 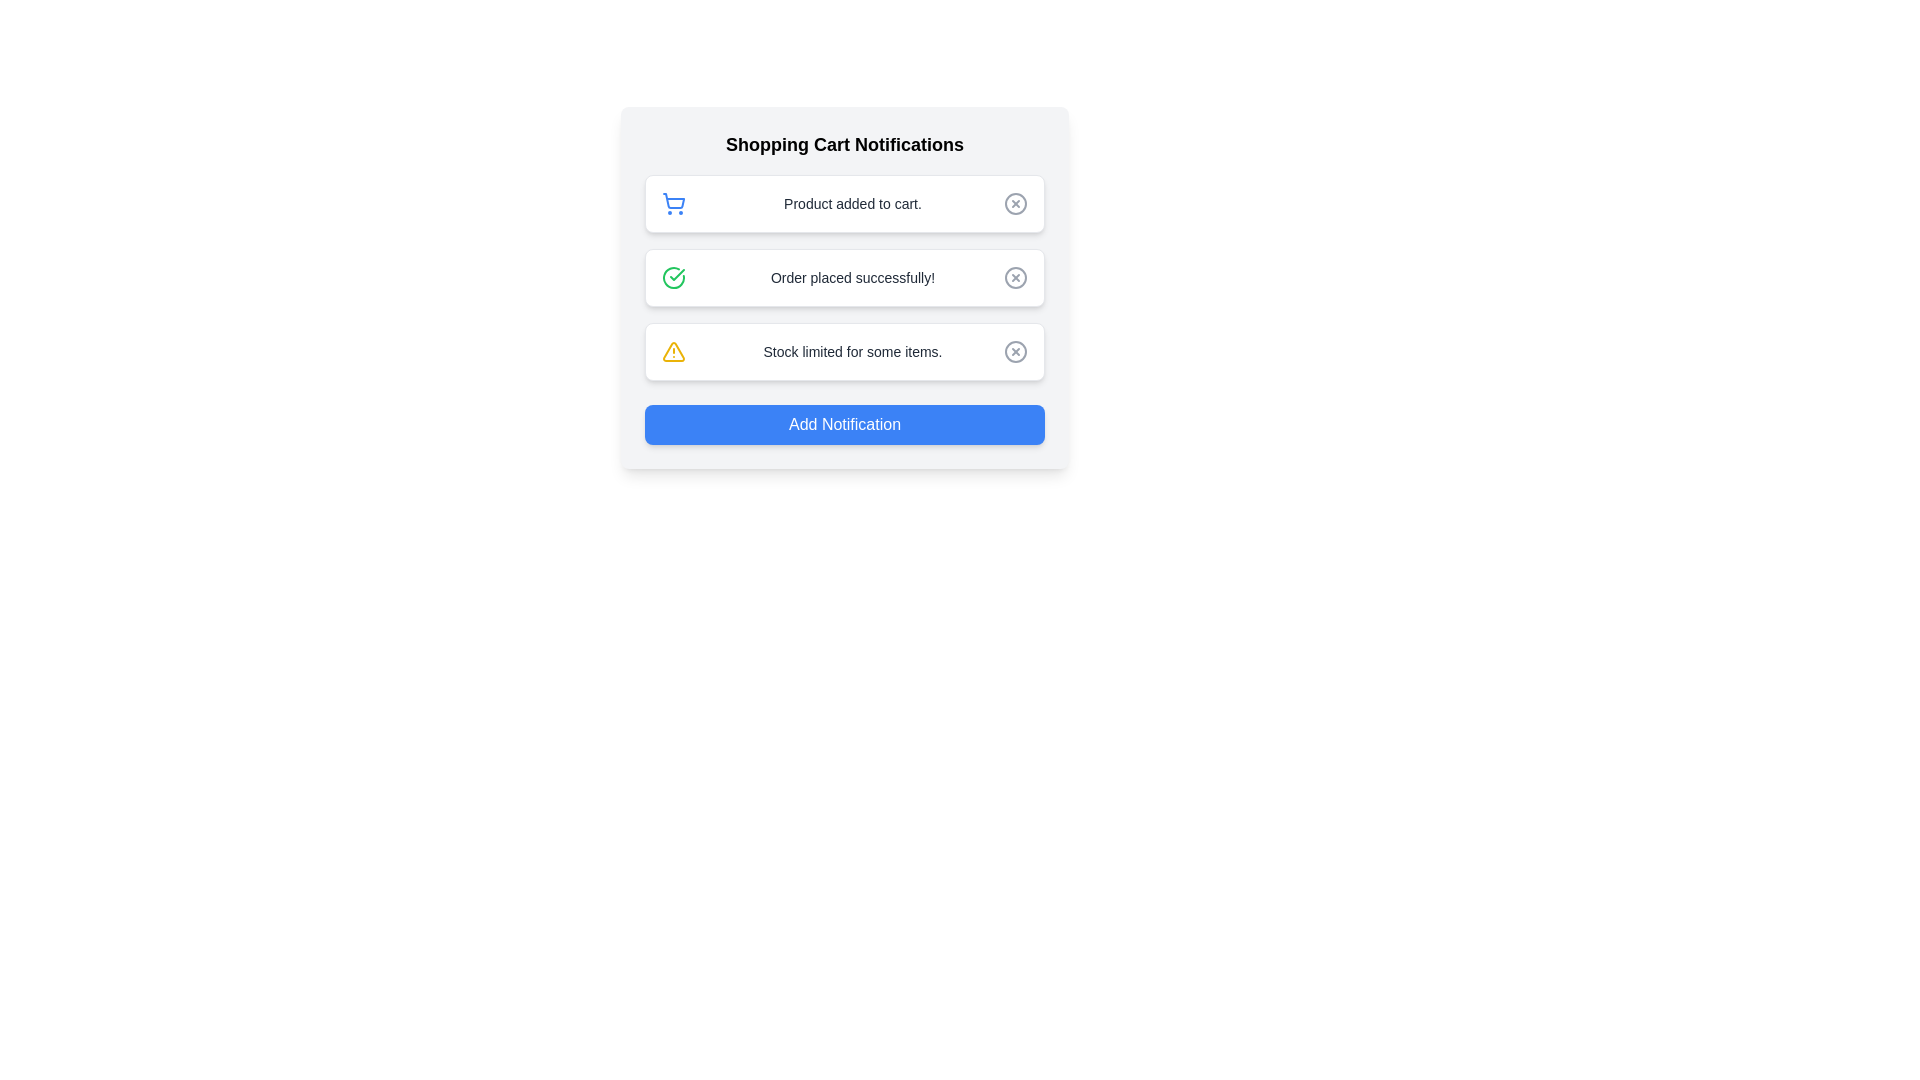 I want to click on the small circular dismiss button with a gray outline and 'X' symbol, so click(x=1016, y=277).